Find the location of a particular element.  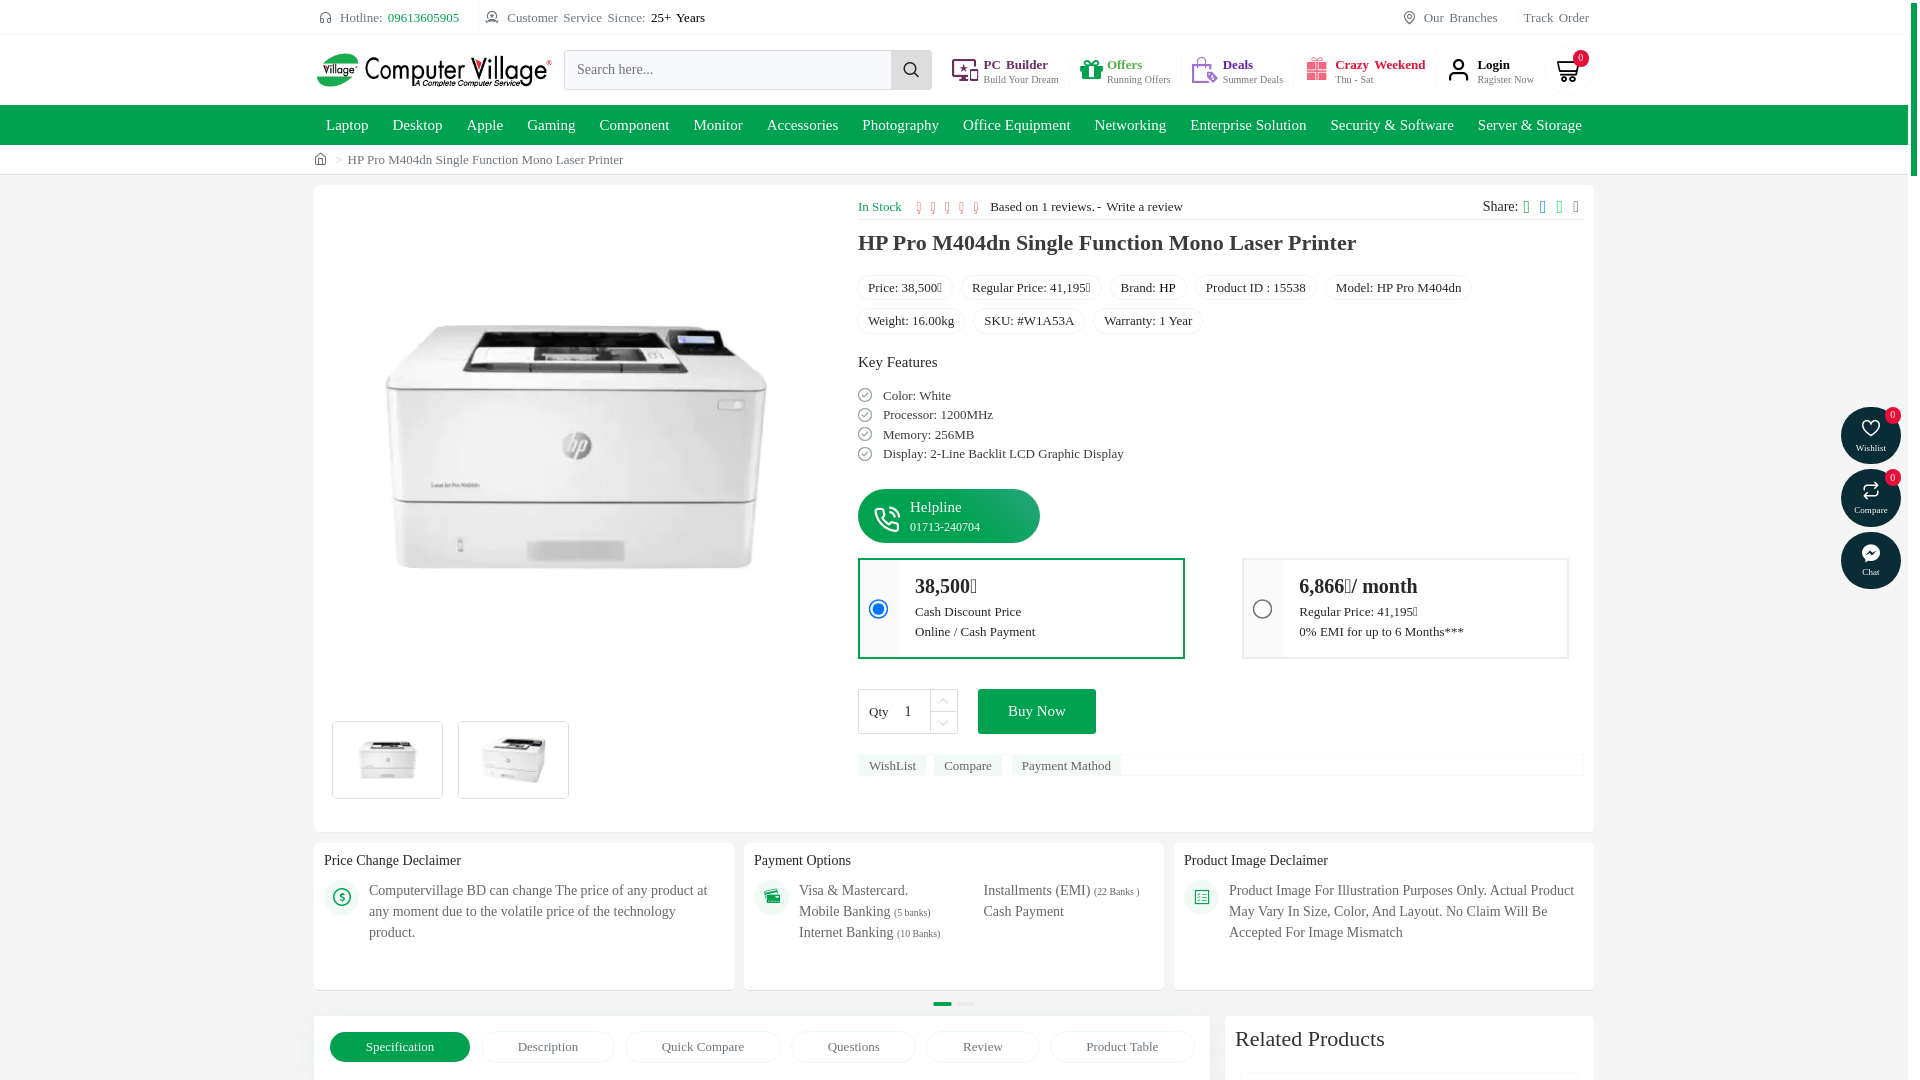

'Security & Software' is located at coordinates (1390, 124).